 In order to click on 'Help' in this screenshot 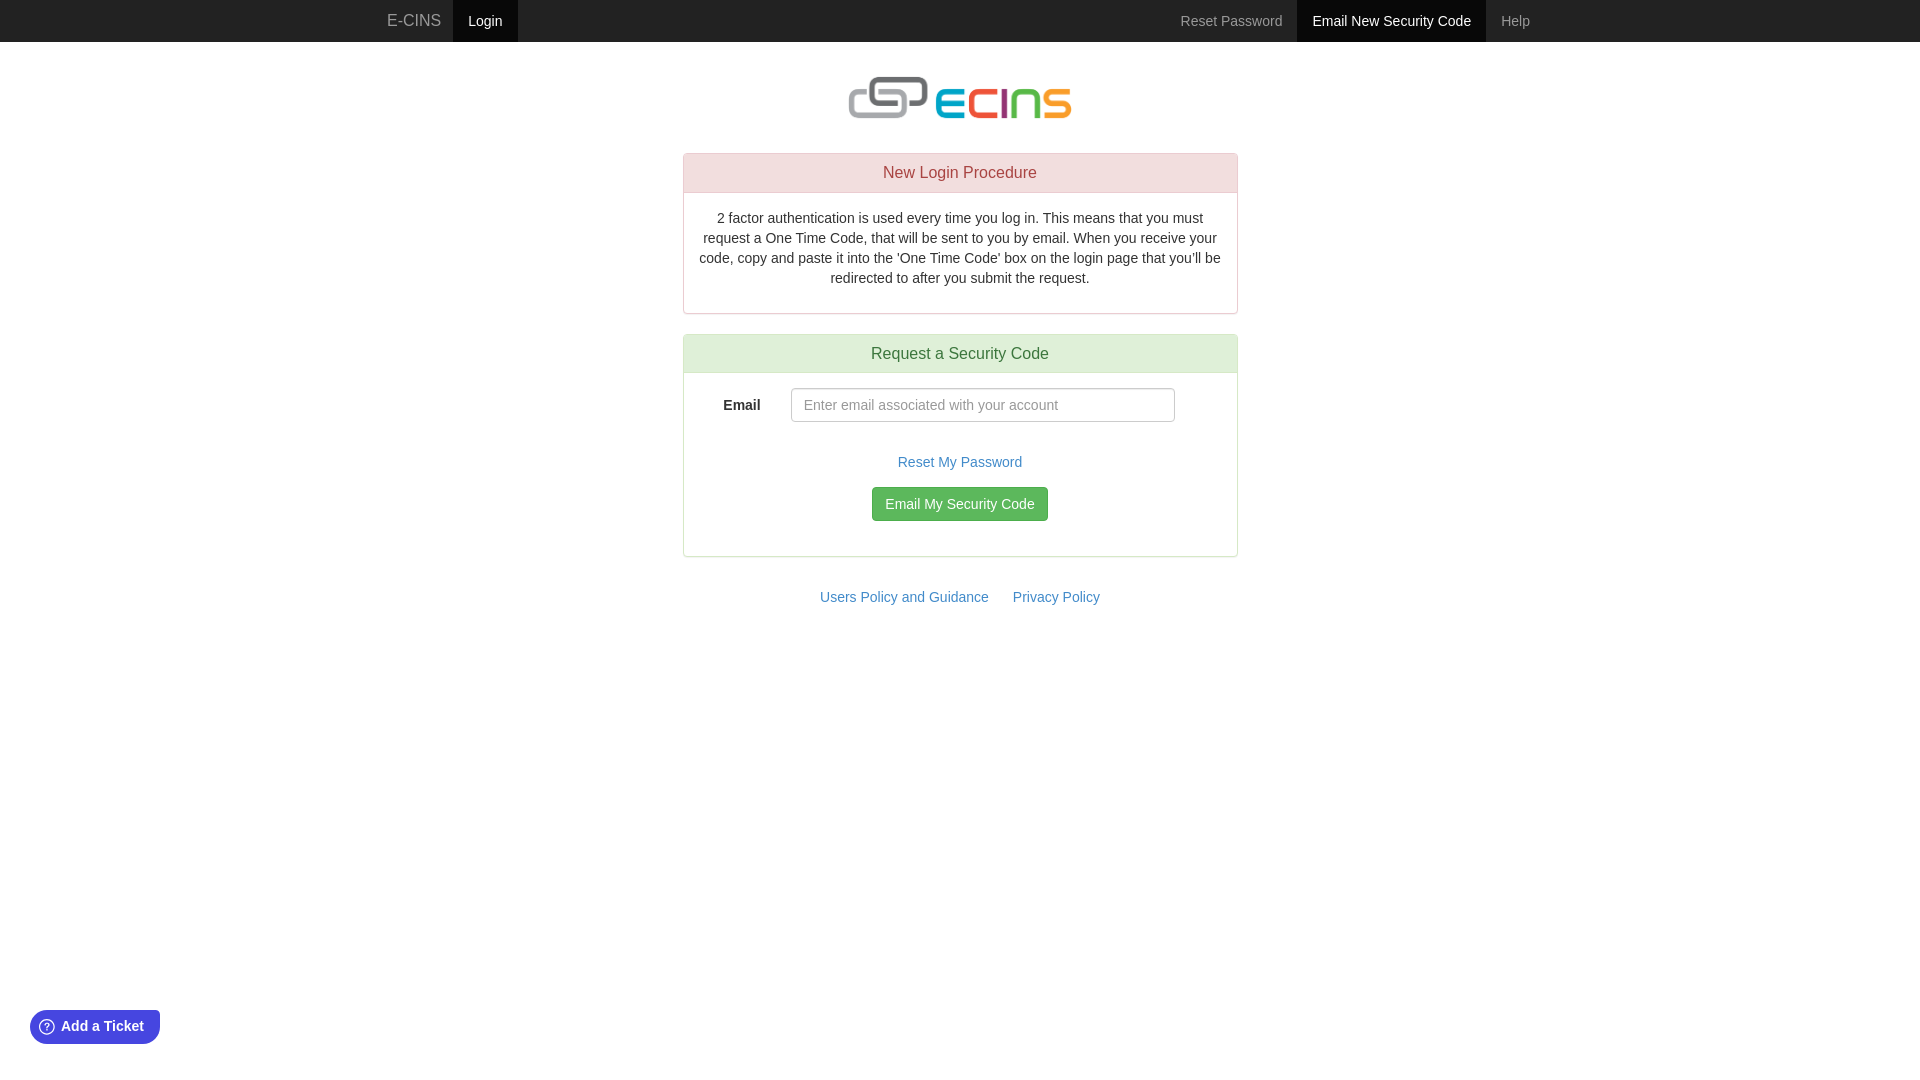, I will do `click(1515, 20)`.